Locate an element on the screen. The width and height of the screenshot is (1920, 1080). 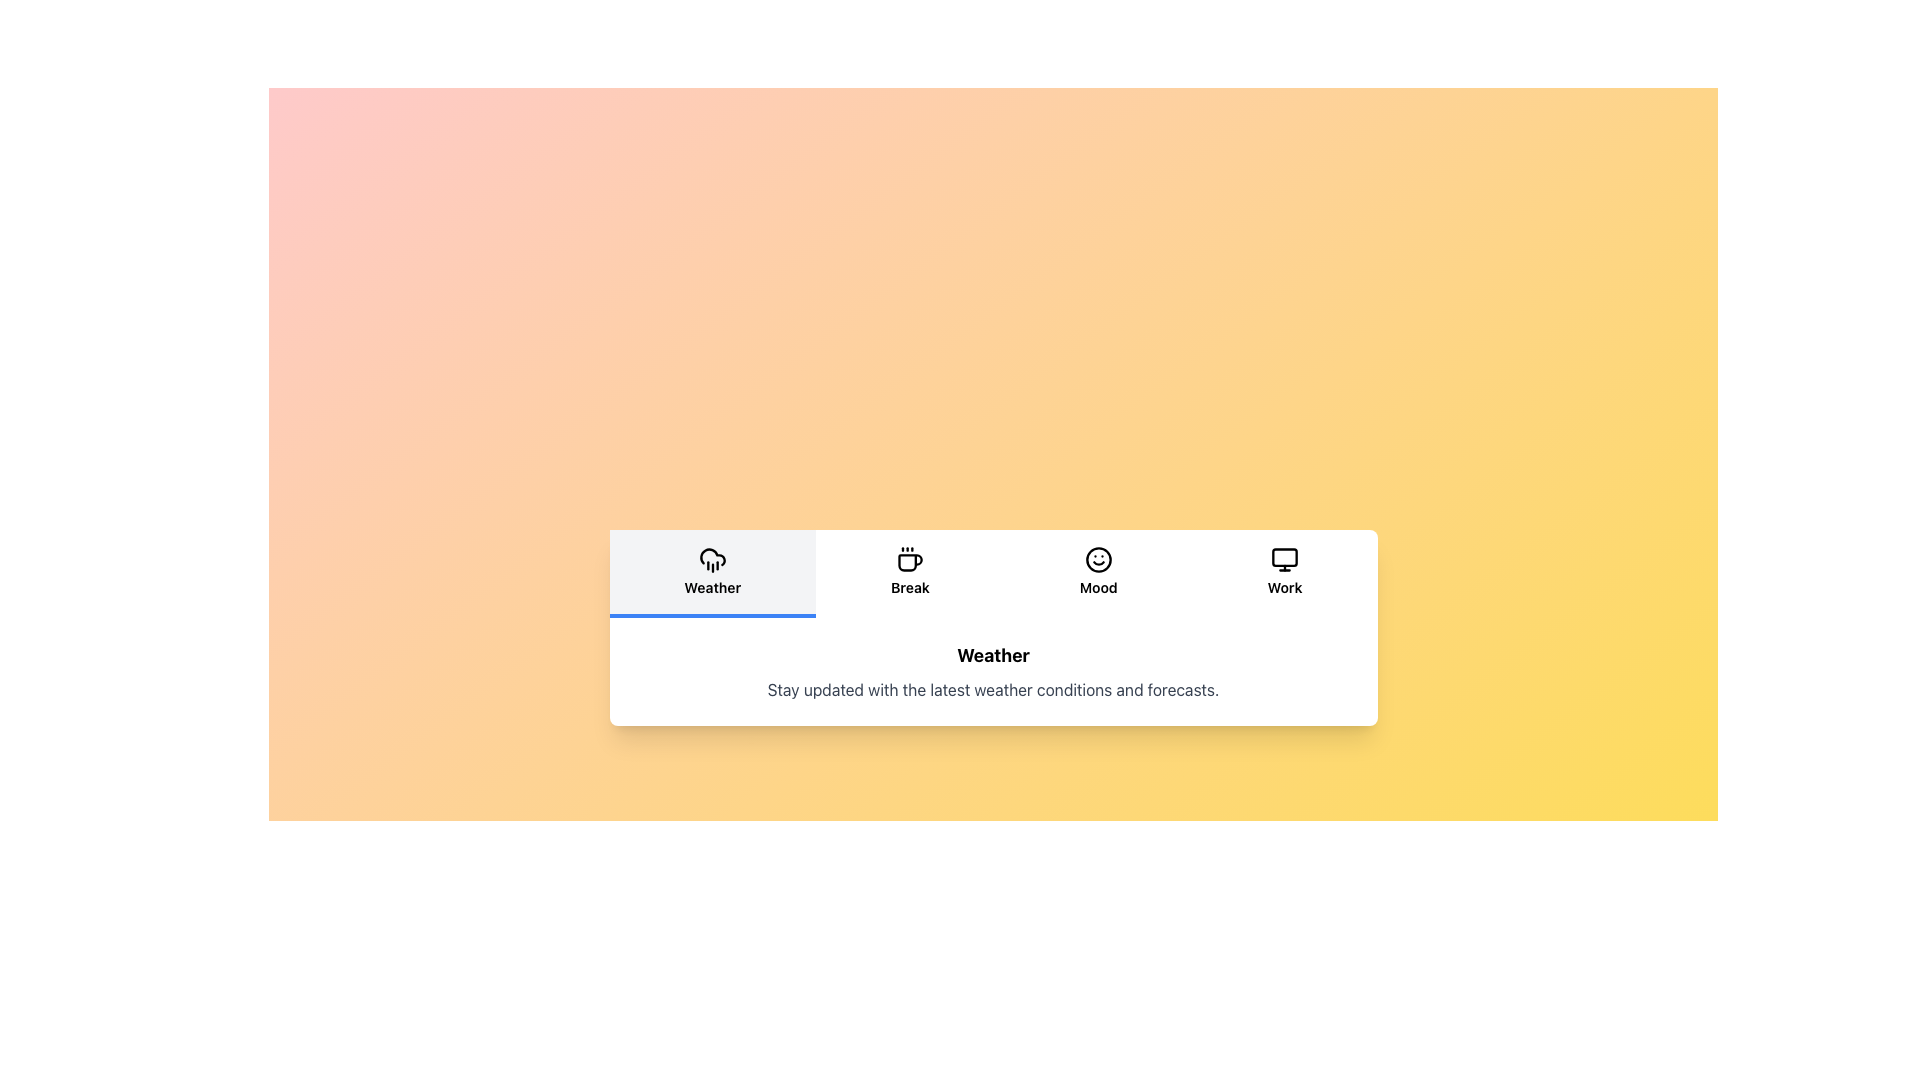
the text label that identifies the 'Work' section, which is the last among a horizontally arranged set of options and positioned below a computer monitor icon is located at coordinates (1285, 586).